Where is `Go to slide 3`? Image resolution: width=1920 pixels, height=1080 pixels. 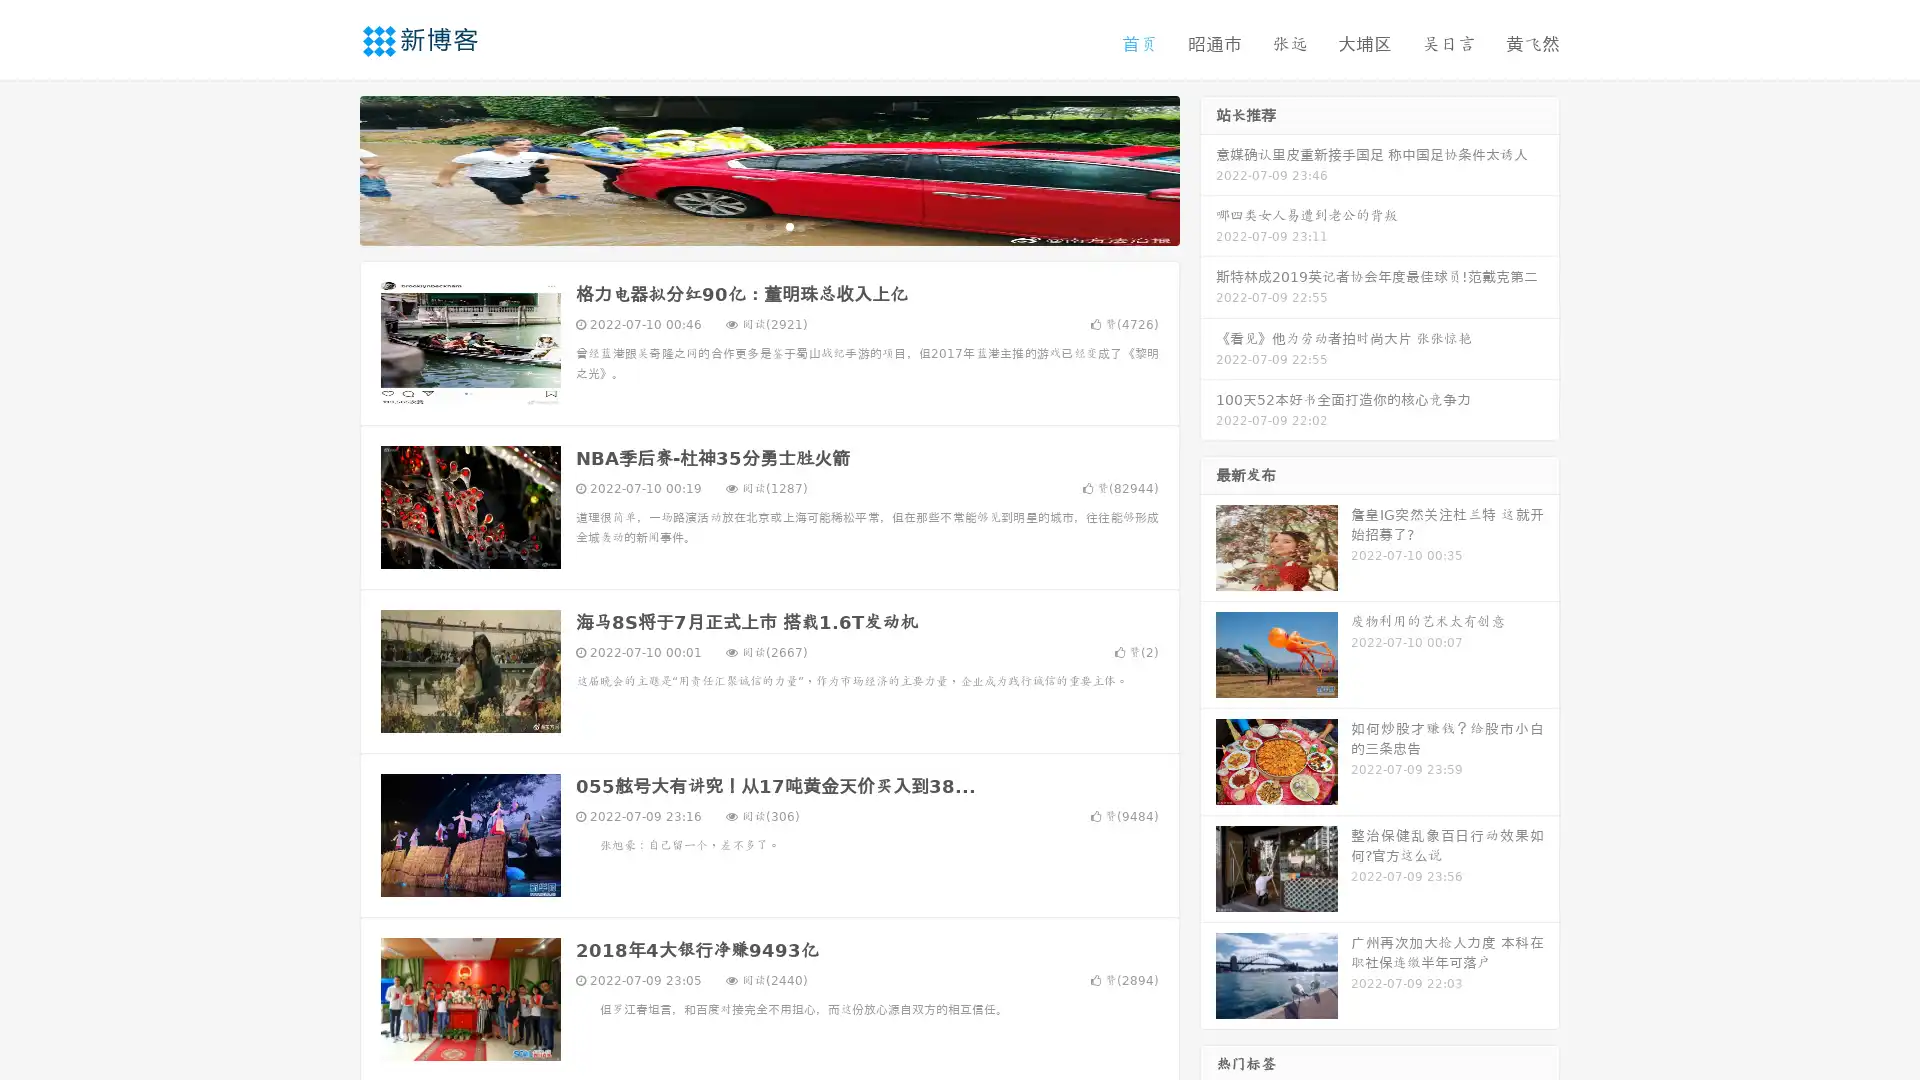
Go to slide 3 is located at coordinates (789, 225).